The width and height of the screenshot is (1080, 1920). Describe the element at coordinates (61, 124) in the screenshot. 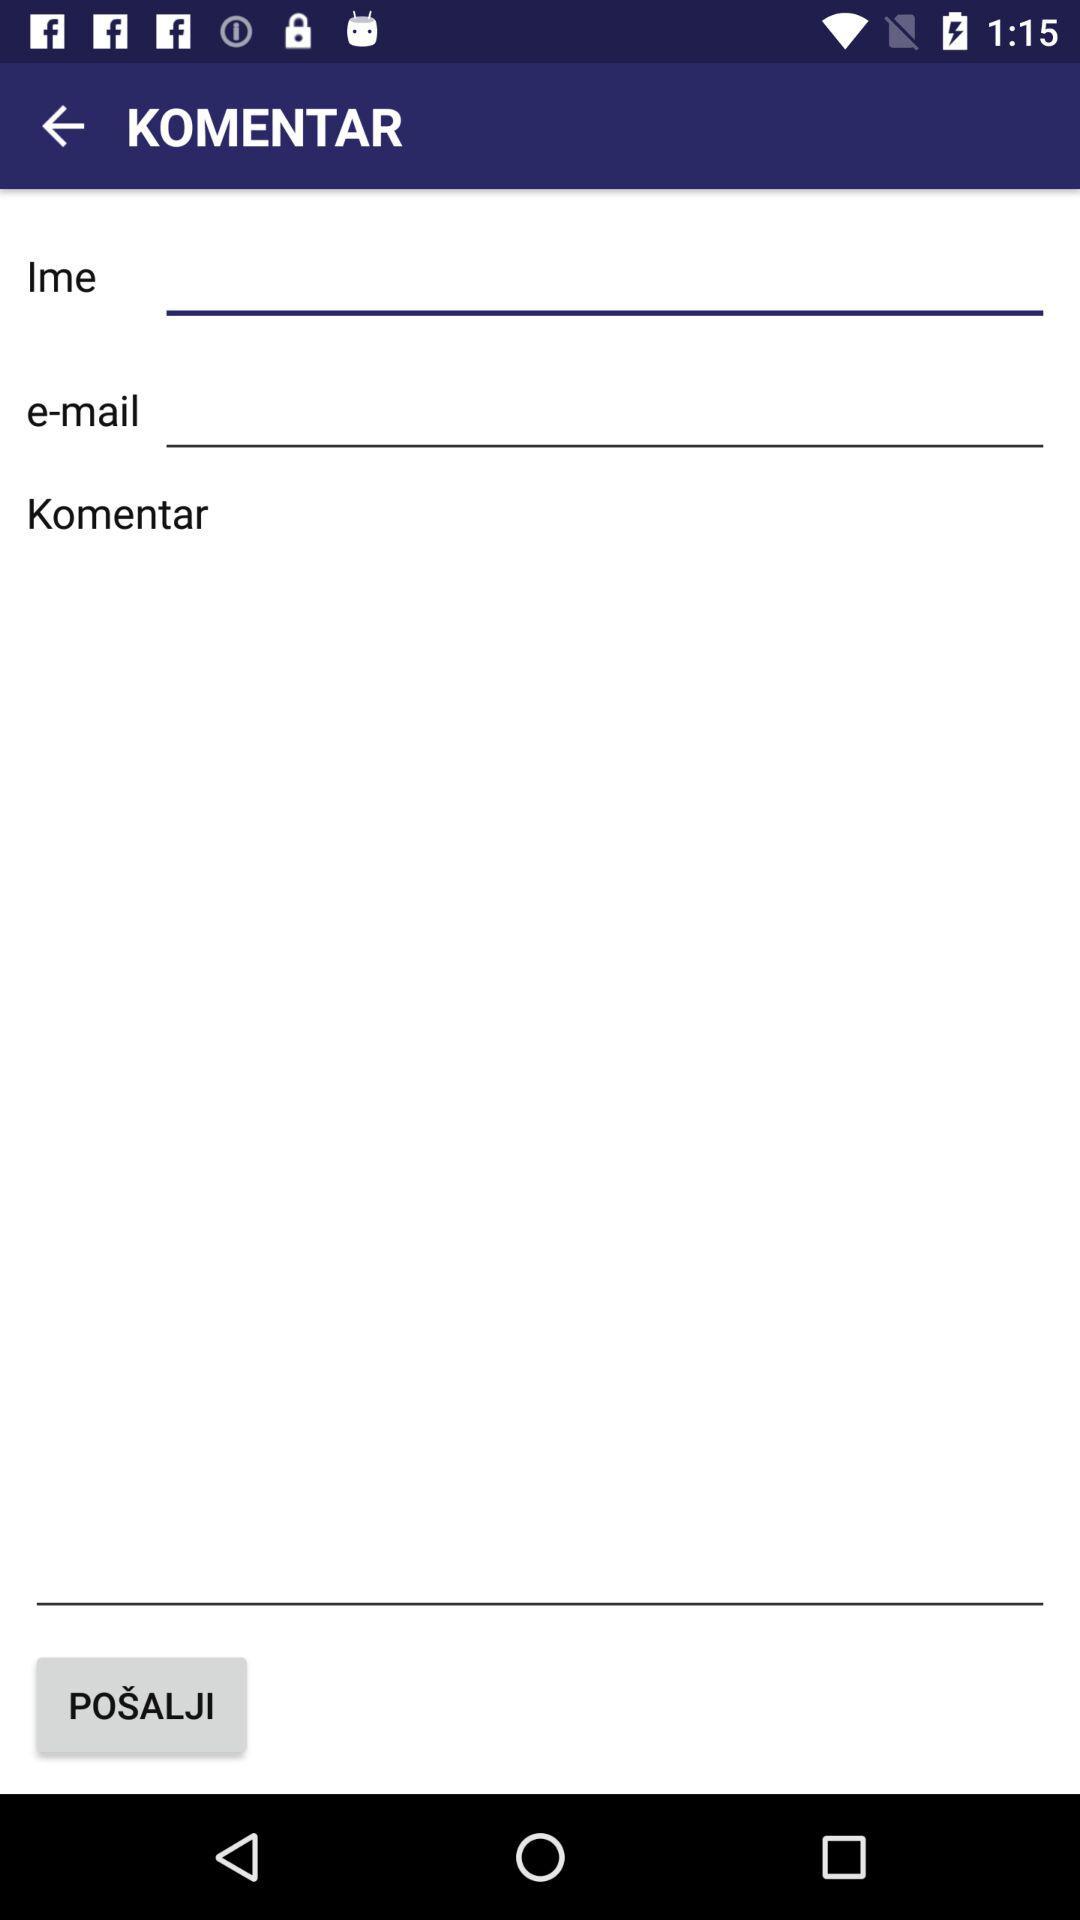

I see `the item to the left of the komentar item` at that location.